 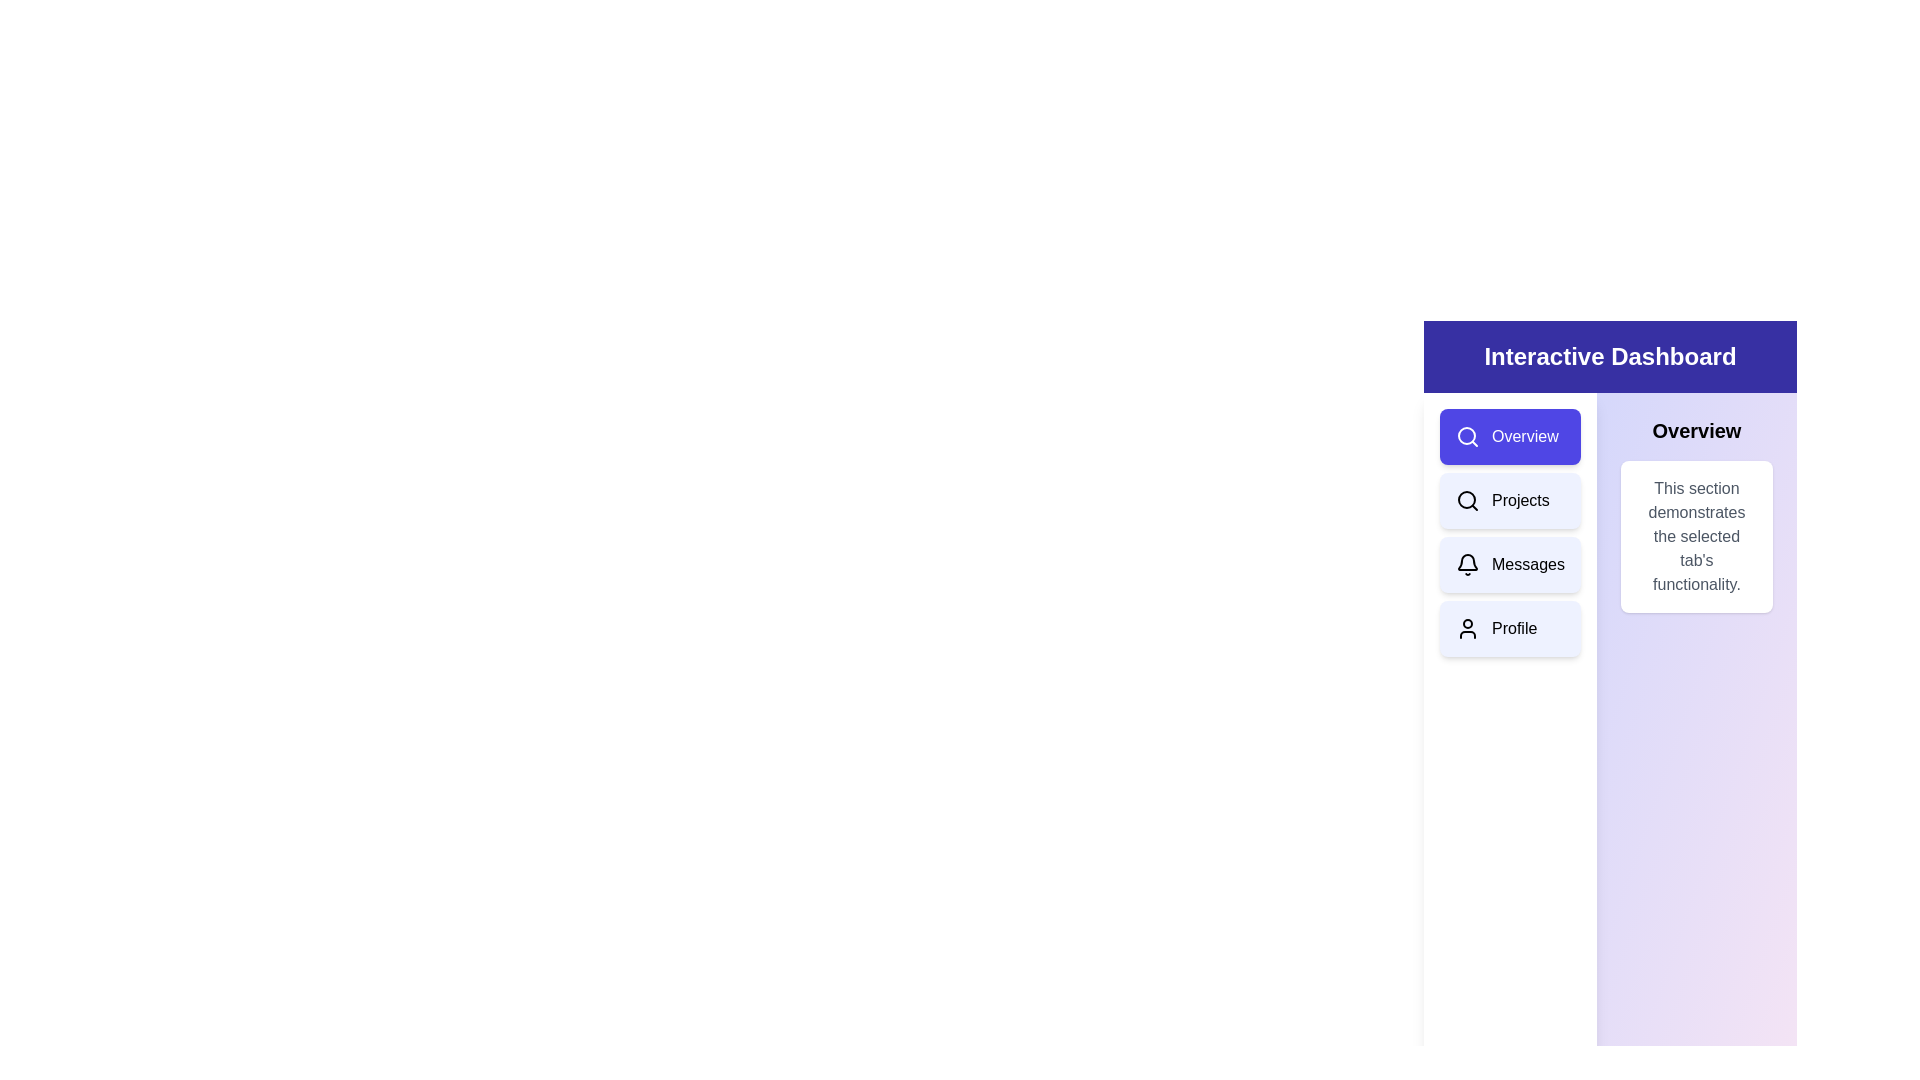 I want to click on the 'Overview' button with rounded corners and a purple background, so click(x=1510, y=435).